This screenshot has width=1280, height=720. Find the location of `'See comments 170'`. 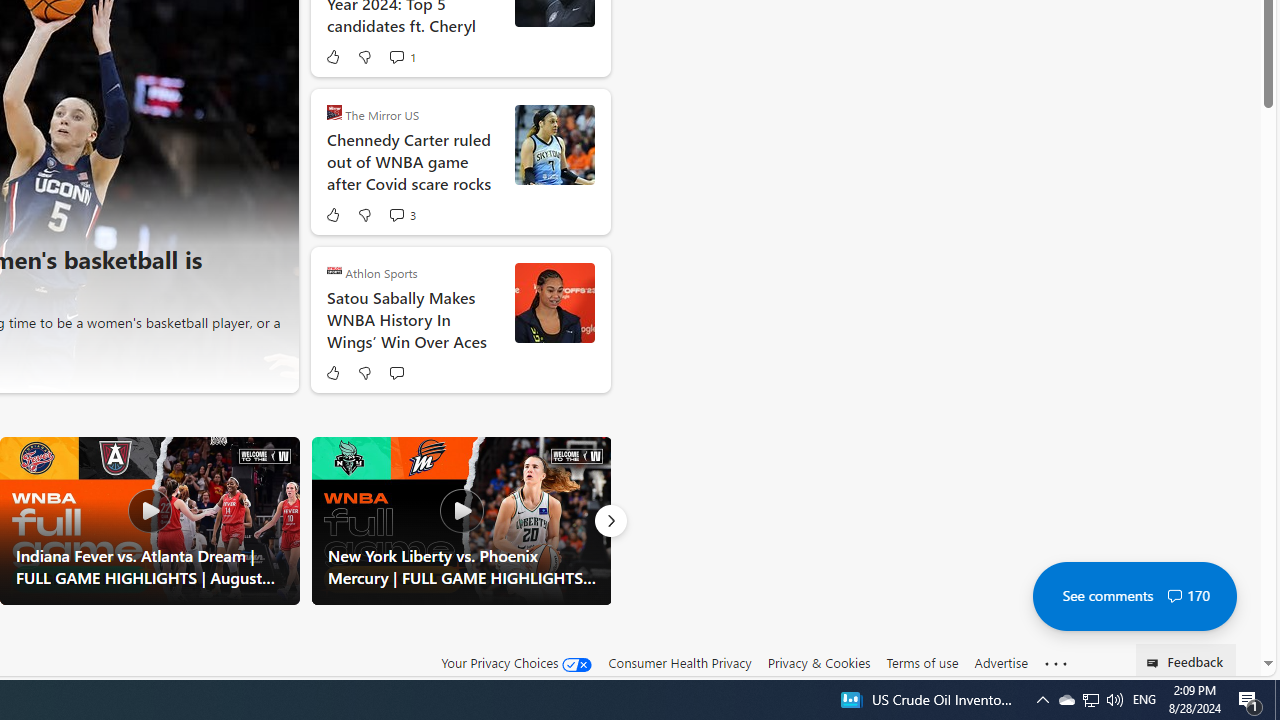

'See comments 170' is located at coordinates (1134, 595).